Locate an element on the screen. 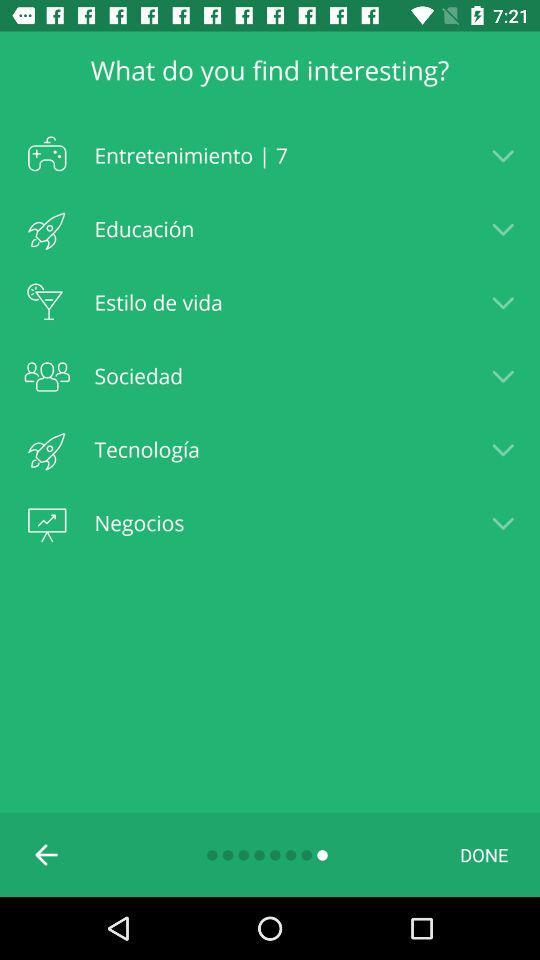 This screenshot has height=960, width=540. done is located at coordinates (483, 853).